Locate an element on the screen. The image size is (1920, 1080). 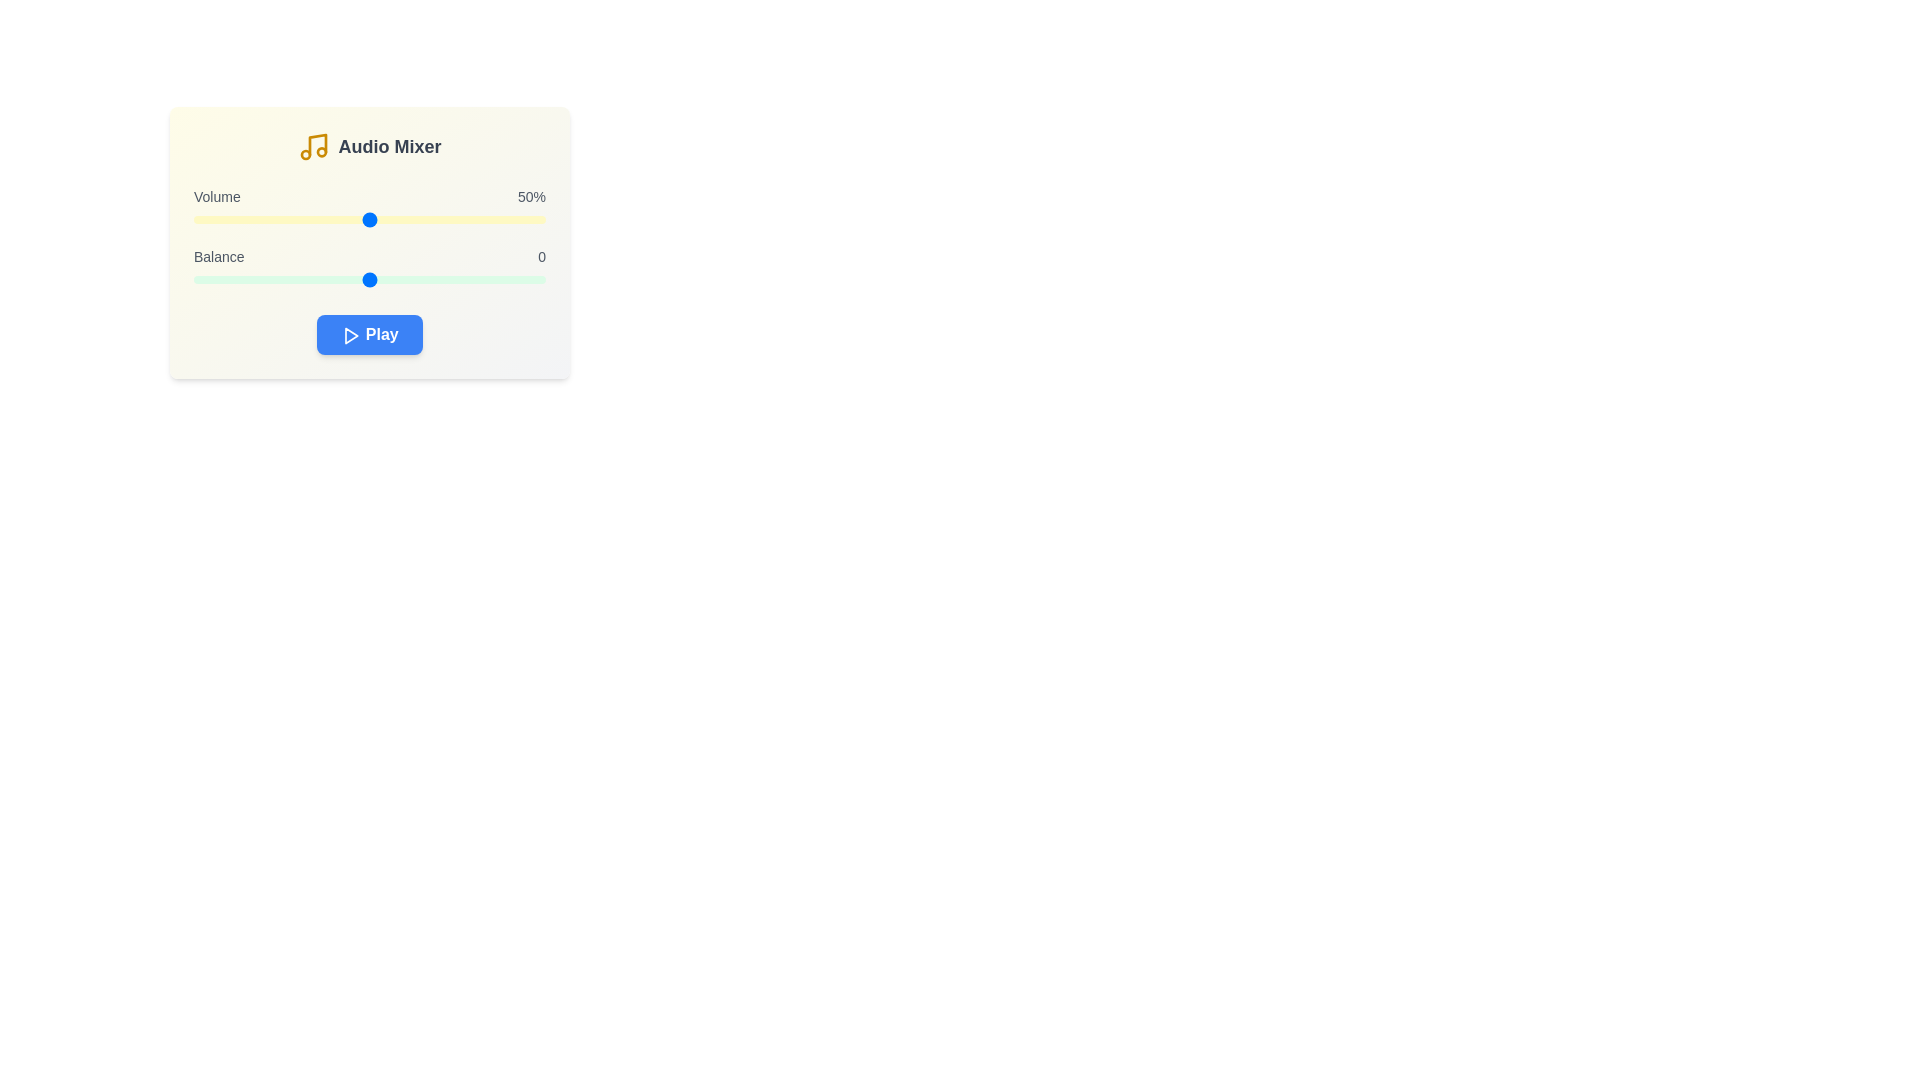
the volume is located at coordinates (273, 219).